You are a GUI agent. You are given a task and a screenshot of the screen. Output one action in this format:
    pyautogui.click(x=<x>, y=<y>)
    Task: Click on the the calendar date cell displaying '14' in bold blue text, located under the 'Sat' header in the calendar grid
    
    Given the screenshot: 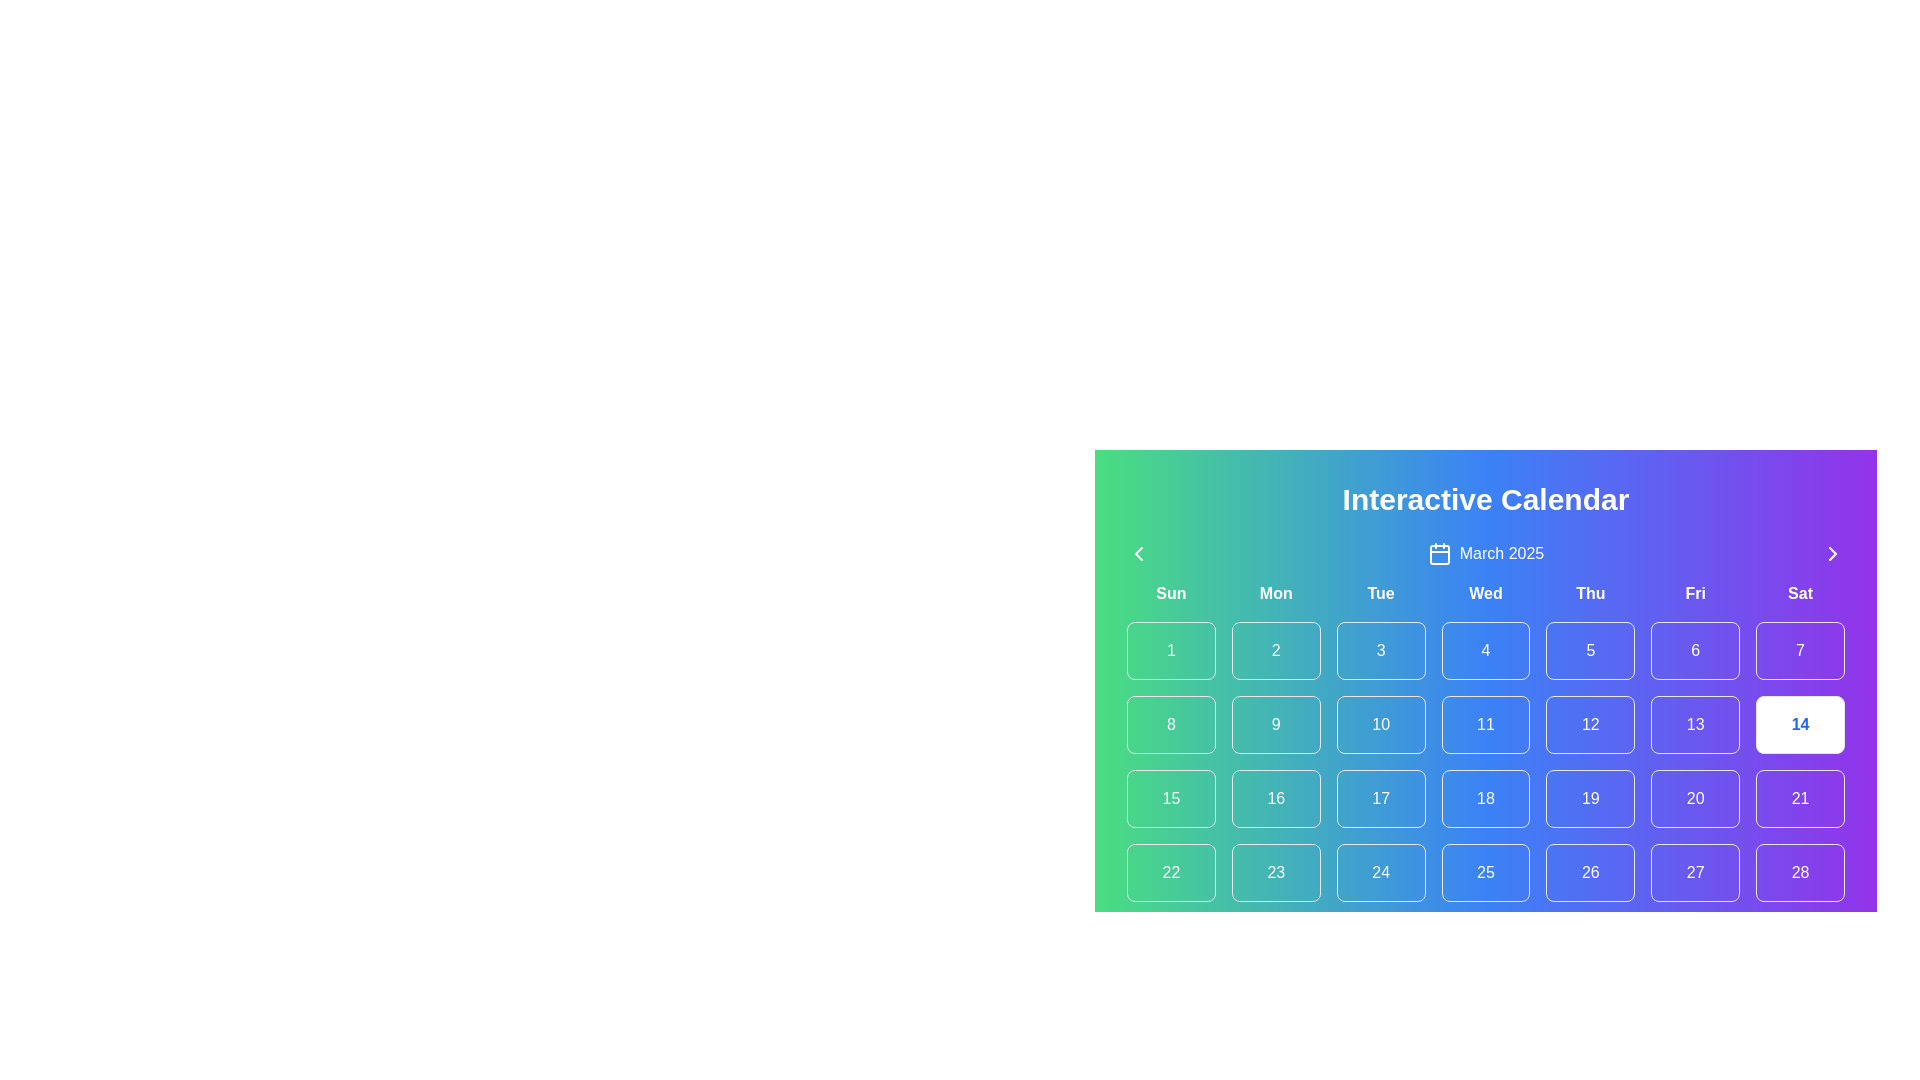 What is the action you would take?
    pyautogui.click(x=1800, y=725)
    